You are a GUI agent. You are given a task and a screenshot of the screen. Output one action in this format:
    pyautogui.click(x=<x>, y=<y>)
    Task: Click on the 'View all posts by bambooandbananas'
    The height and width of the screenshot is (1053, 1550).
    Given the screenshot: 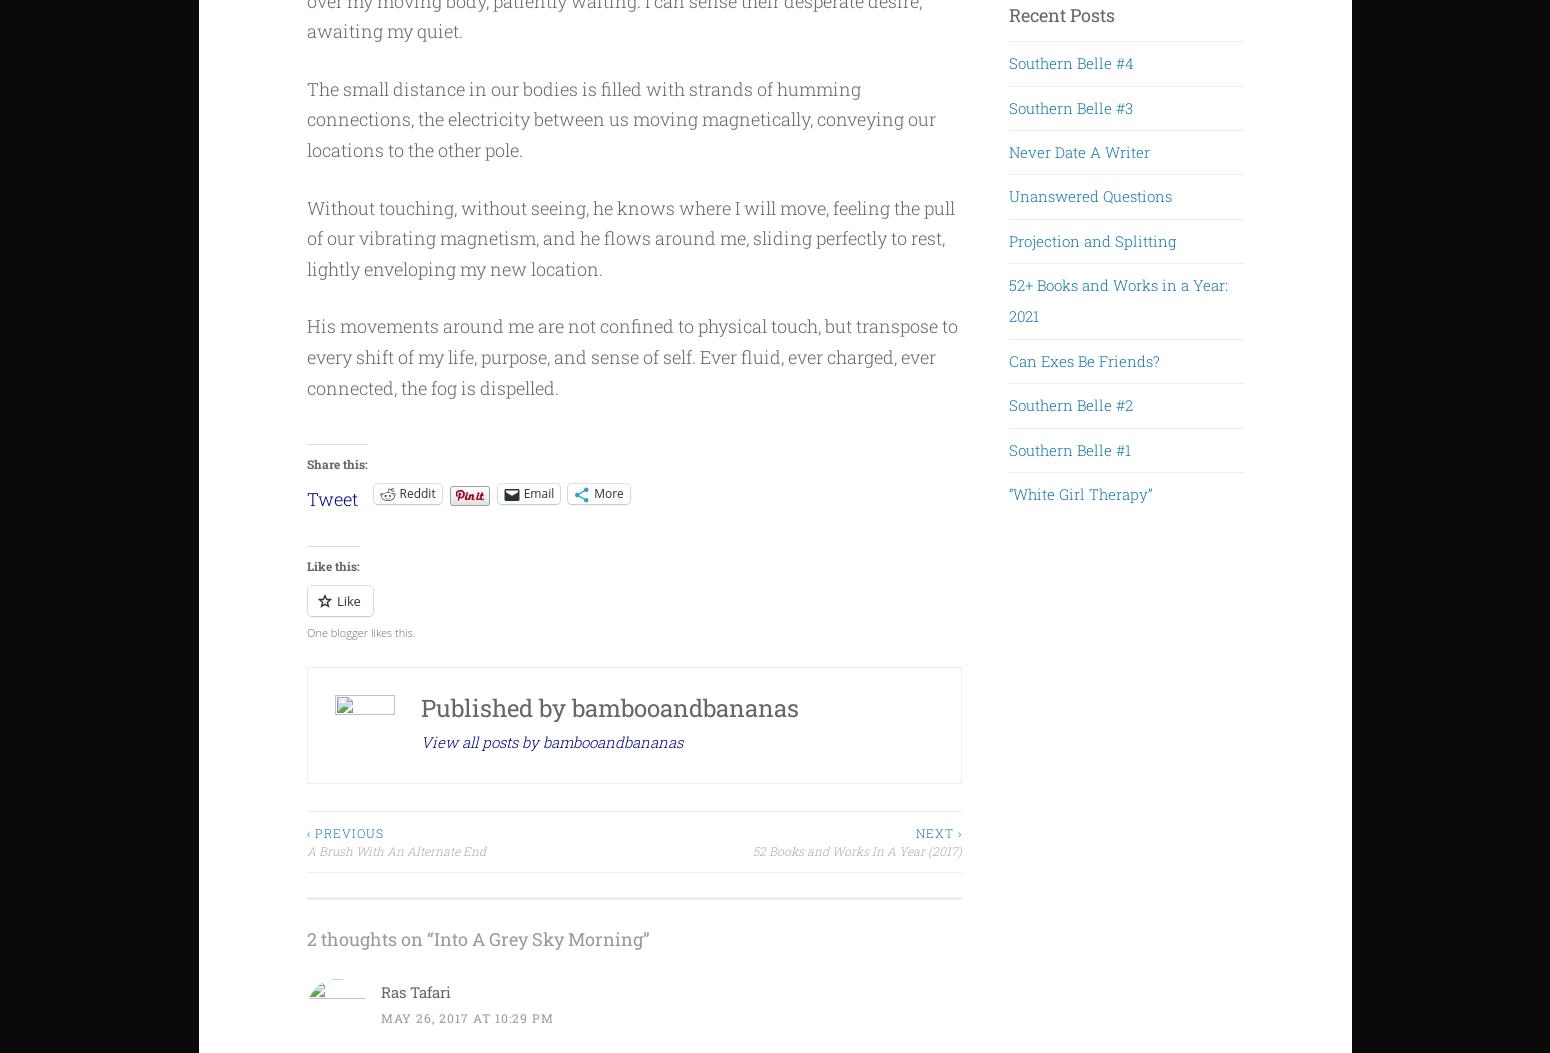 What is the action you would take?
    pyautogui.click(x=420, y=739)
    